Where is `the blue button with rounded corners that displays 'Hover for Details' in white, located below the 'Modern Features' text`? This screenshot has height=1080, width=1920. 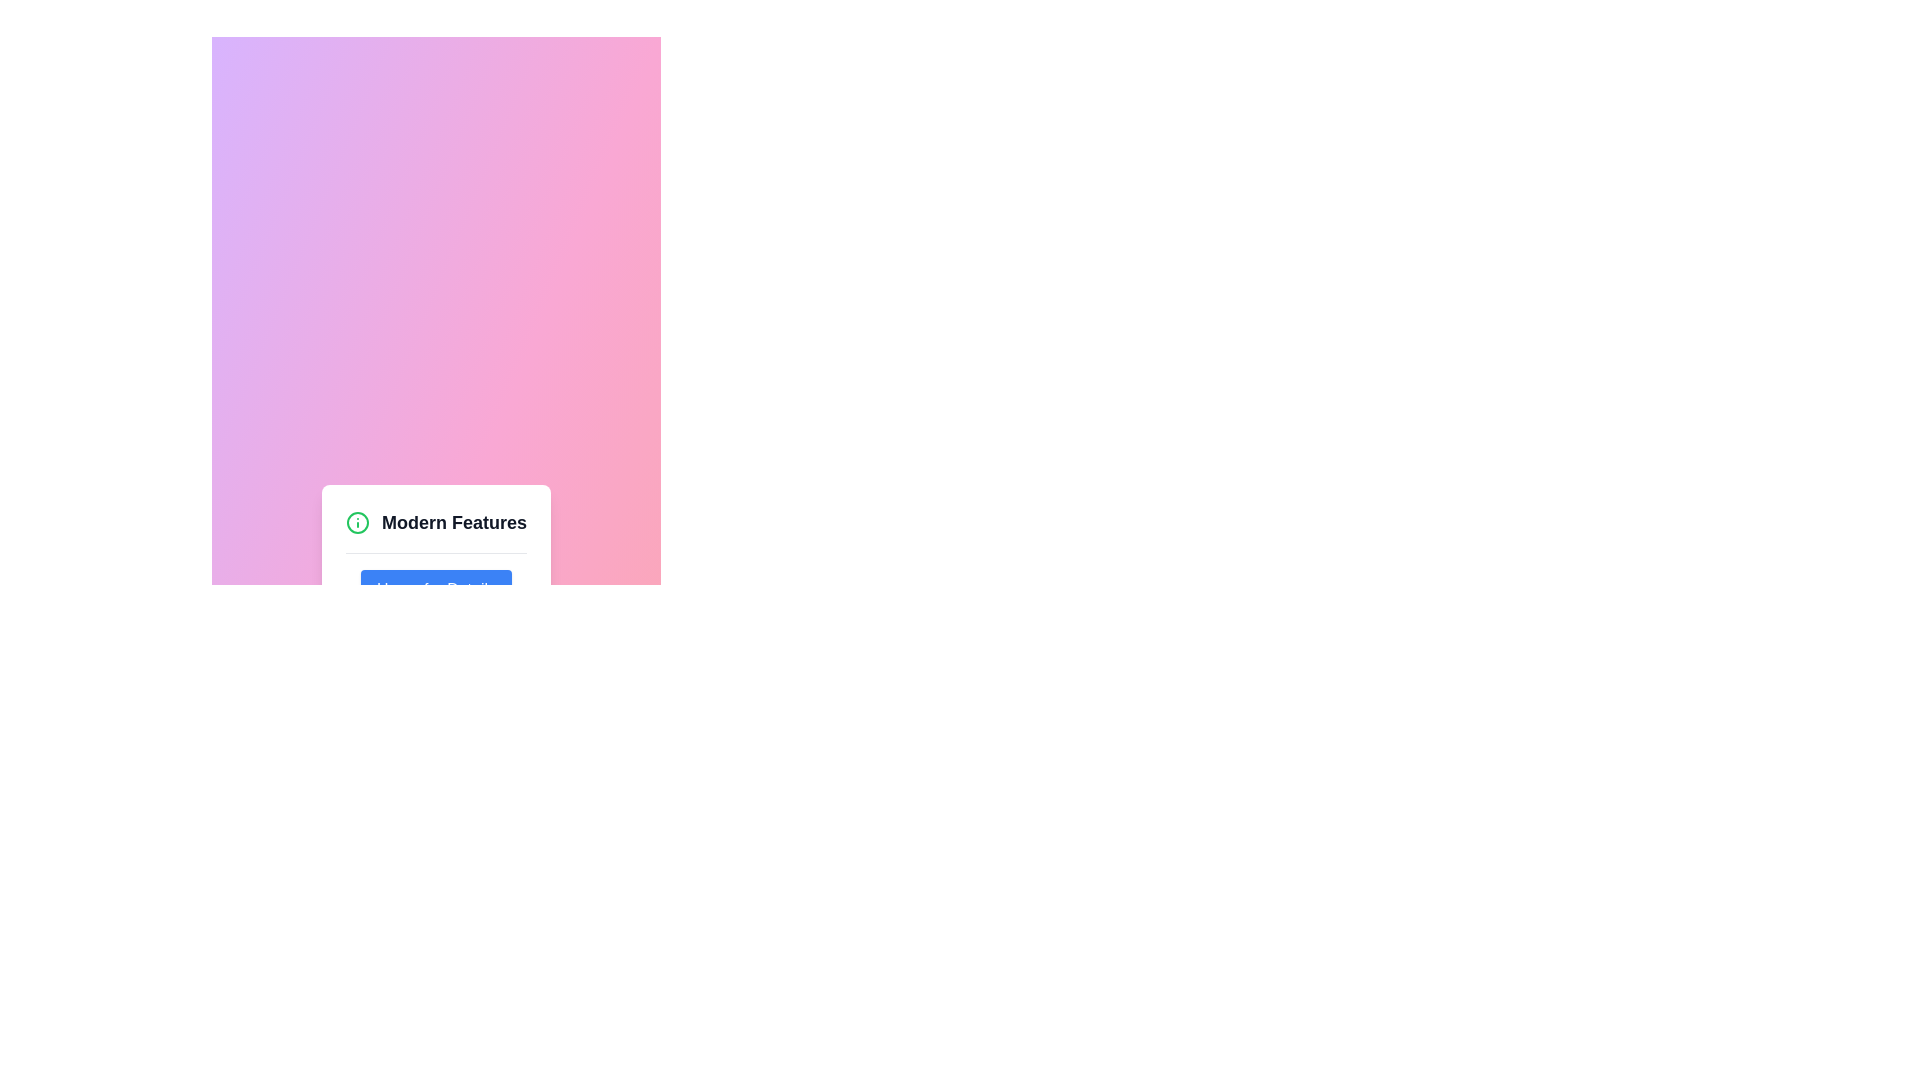 the blue button with rounded corners that displays 'Hover for Details' in white, located below the 'Modern Features' text is located at coordinates (435, 588).